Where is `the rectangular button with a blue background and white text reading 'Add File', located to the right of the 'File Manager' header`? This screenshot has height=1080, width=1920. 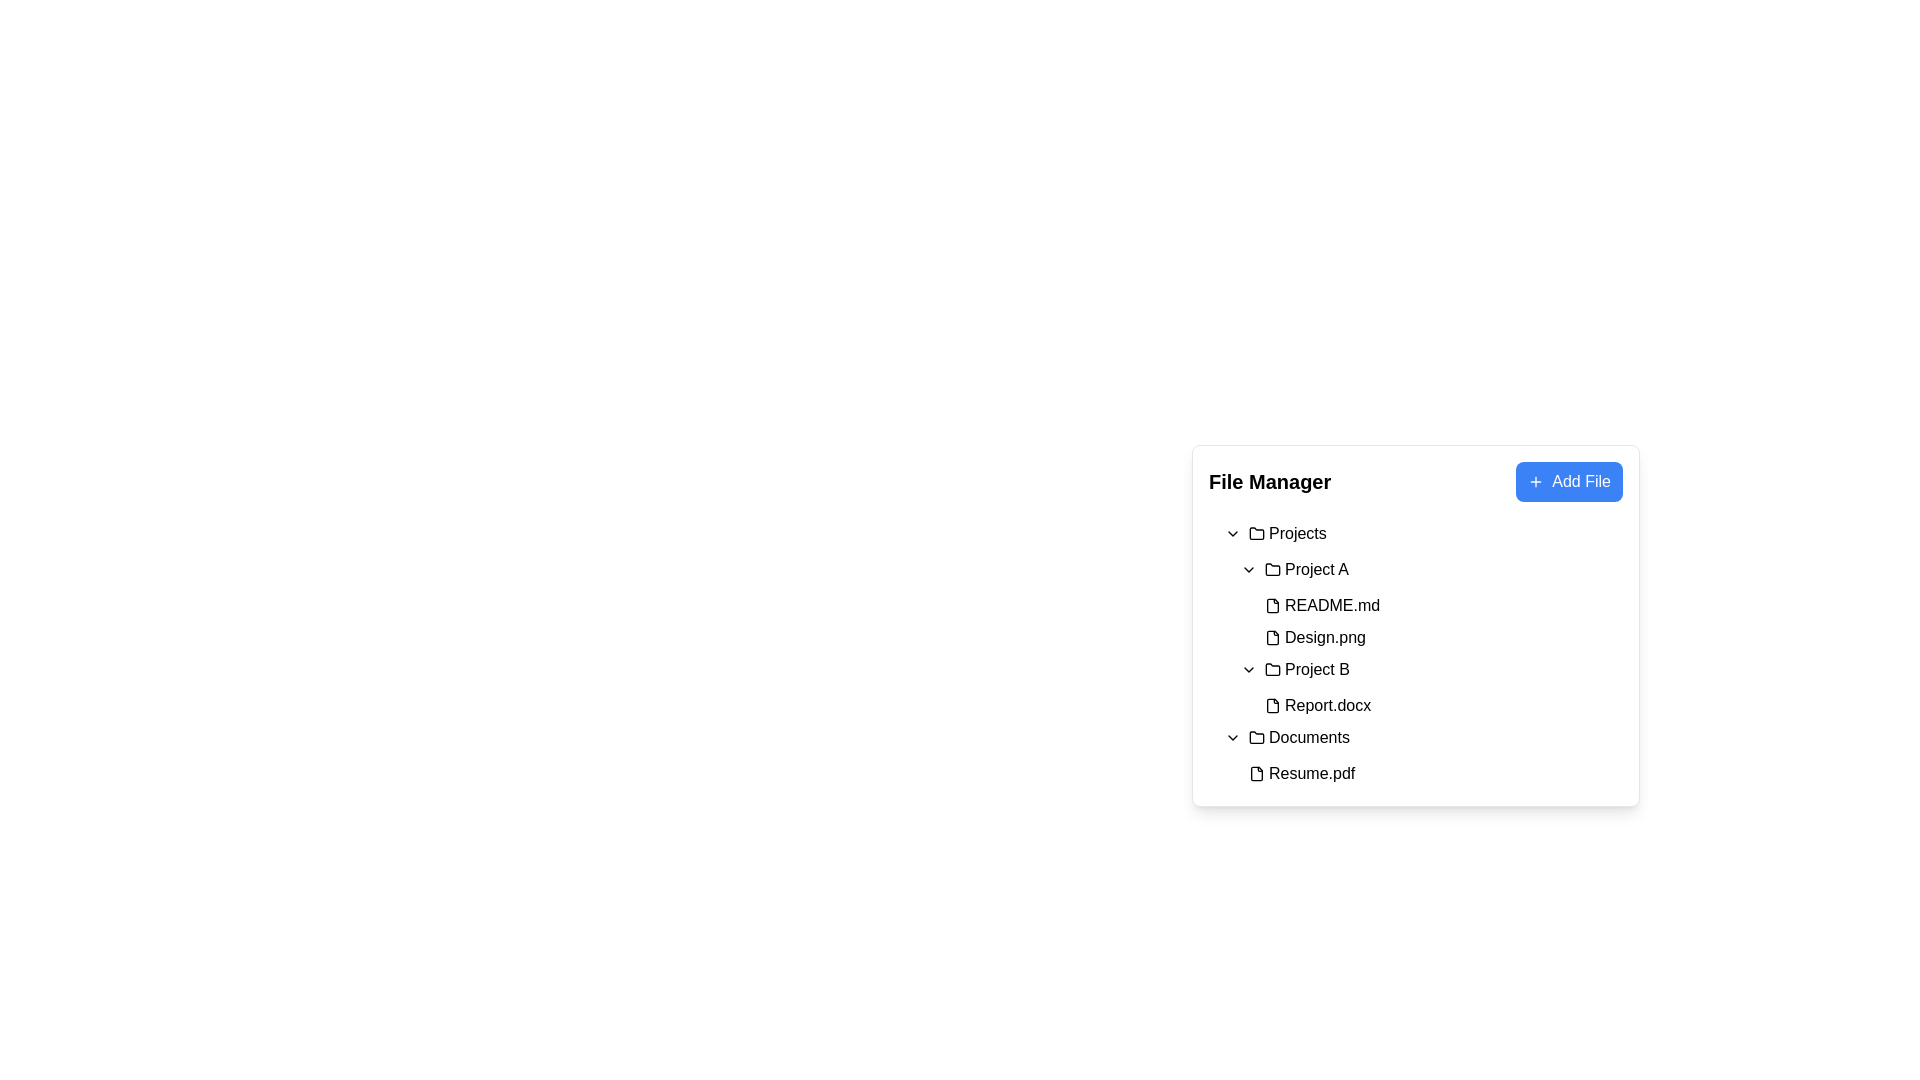
the rectangular button with a blue background and white text reading 'Add File', located to the right of the 'File Manager' header is located at coordinates (1568, 482).